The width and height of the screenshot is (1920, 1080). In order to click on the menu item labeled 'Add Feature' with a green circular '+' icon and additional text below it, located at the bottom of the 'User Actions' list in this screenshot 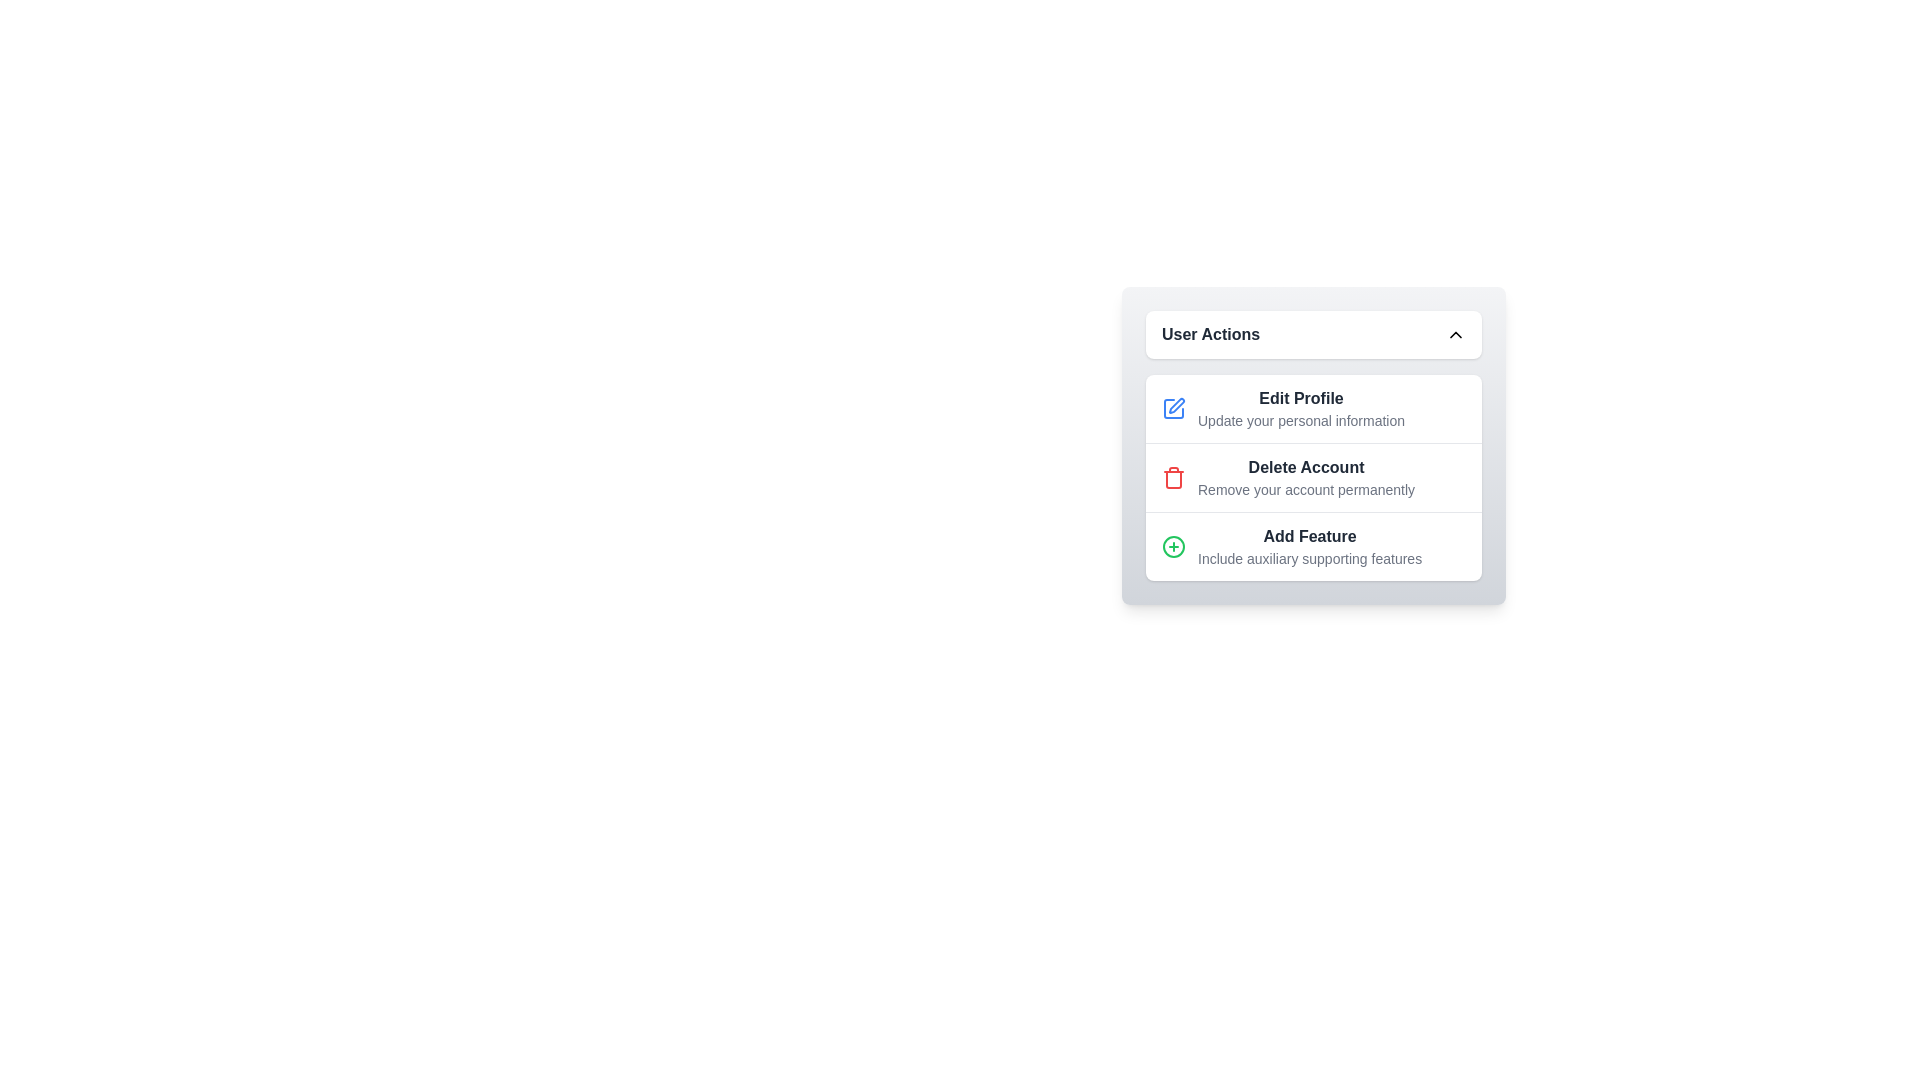, I will do `click(1314, 546)`.